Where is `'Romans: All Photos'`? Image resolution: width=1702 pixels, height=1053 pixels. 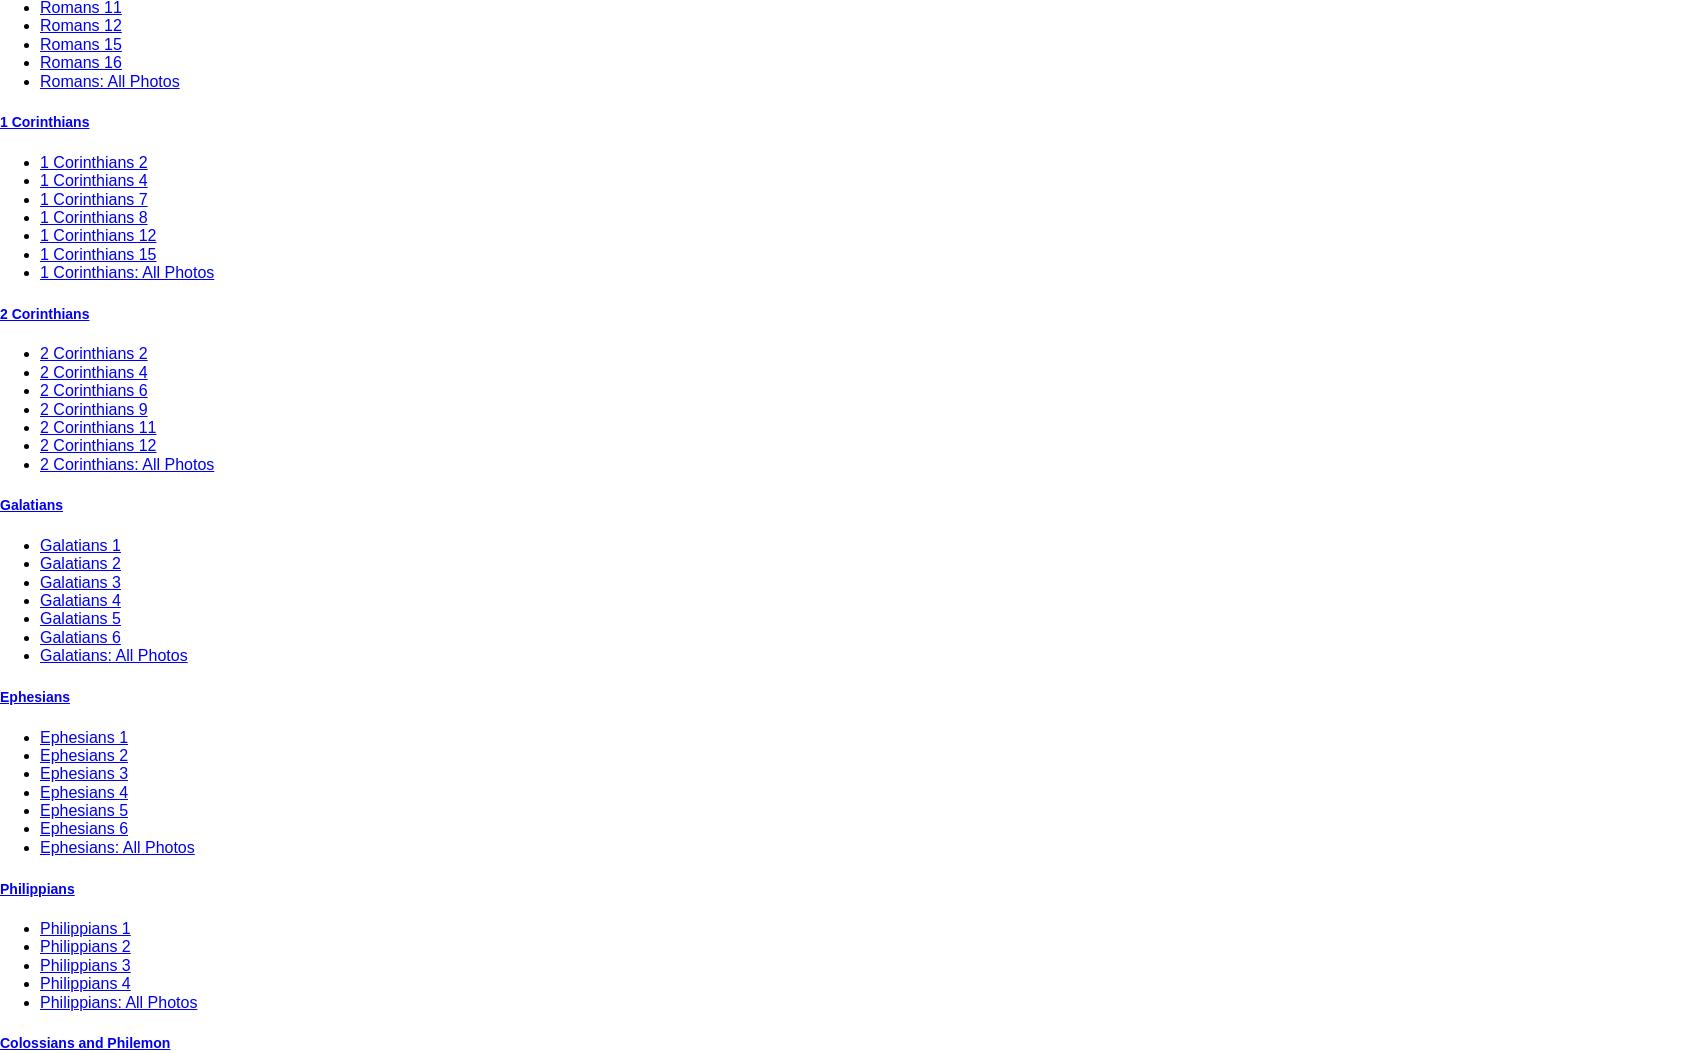 'Romans: All Photos' is located at coordinates (109, 79).